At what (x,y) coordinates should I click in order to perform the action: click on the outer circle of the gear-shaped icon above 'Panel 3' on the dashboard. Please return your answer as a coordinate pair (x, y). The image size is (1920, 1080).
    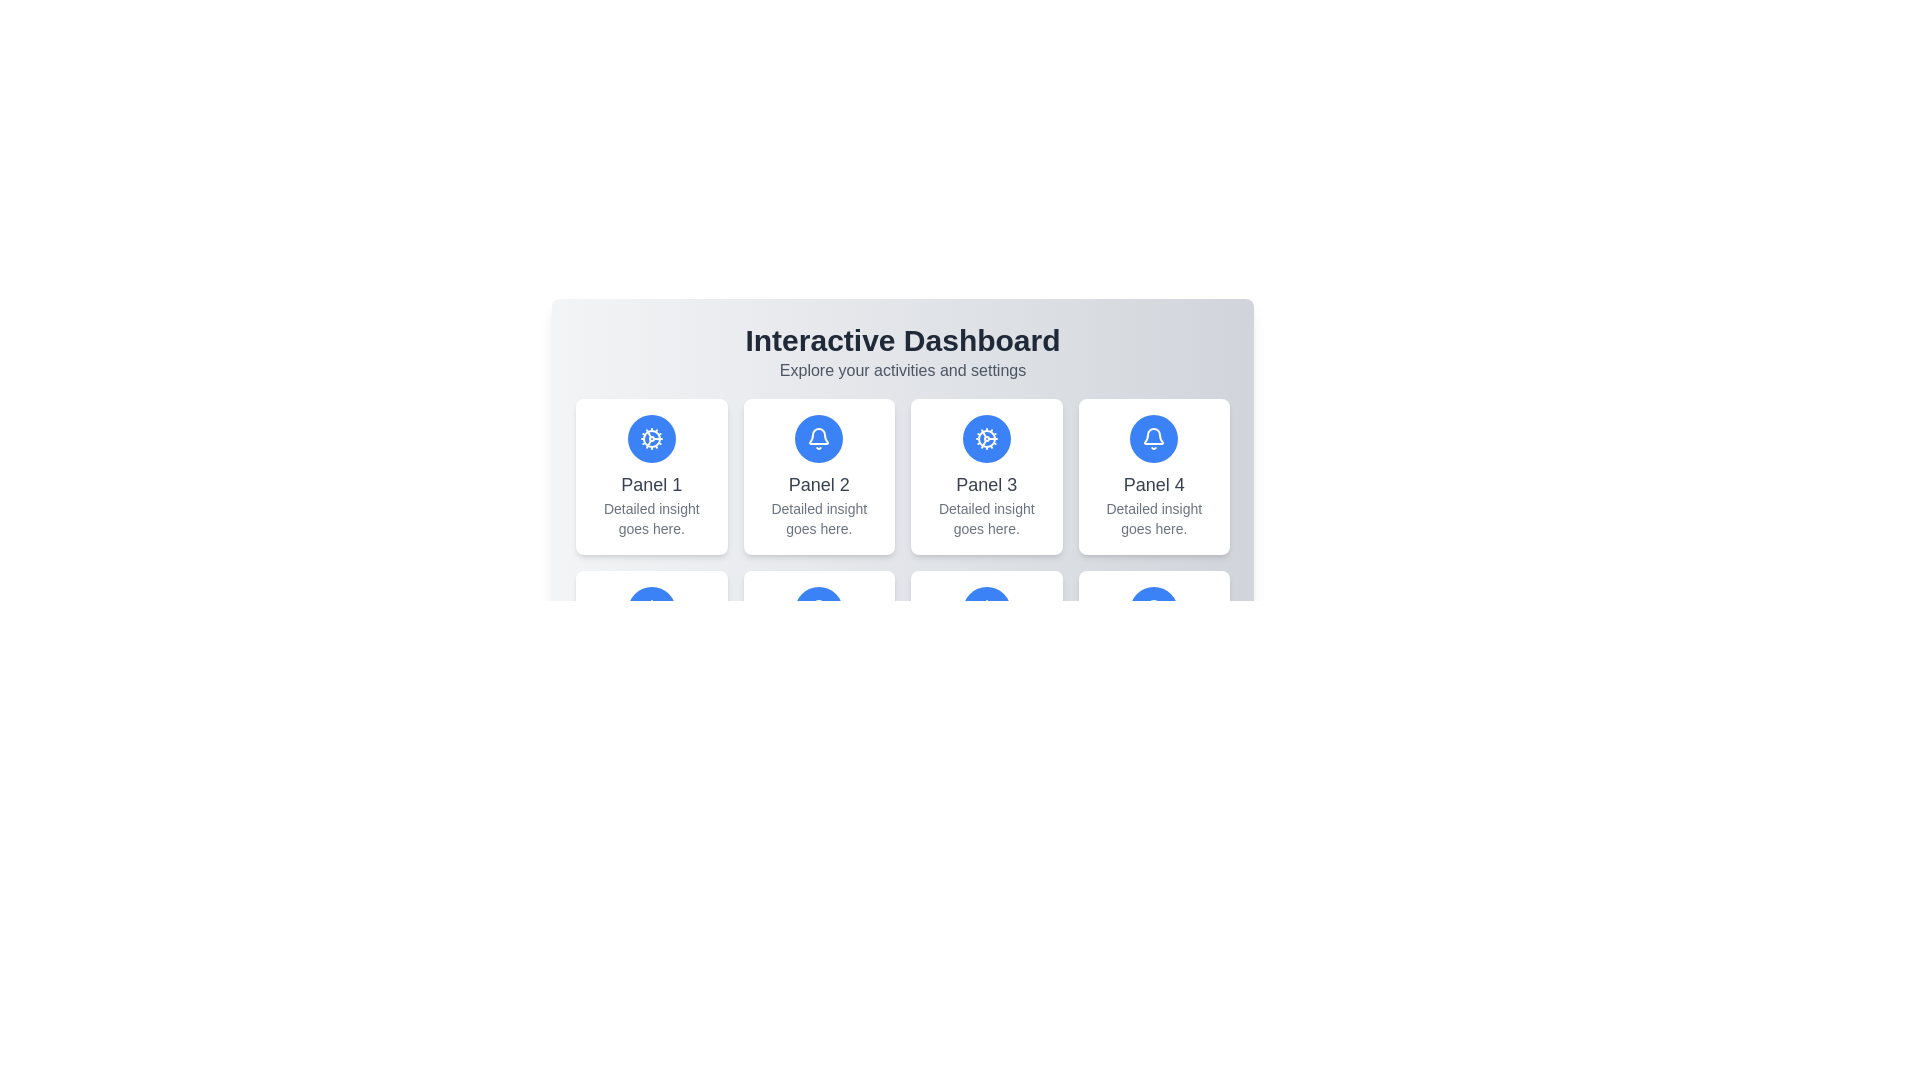
    Looking at the image, I should click on (651, 438).